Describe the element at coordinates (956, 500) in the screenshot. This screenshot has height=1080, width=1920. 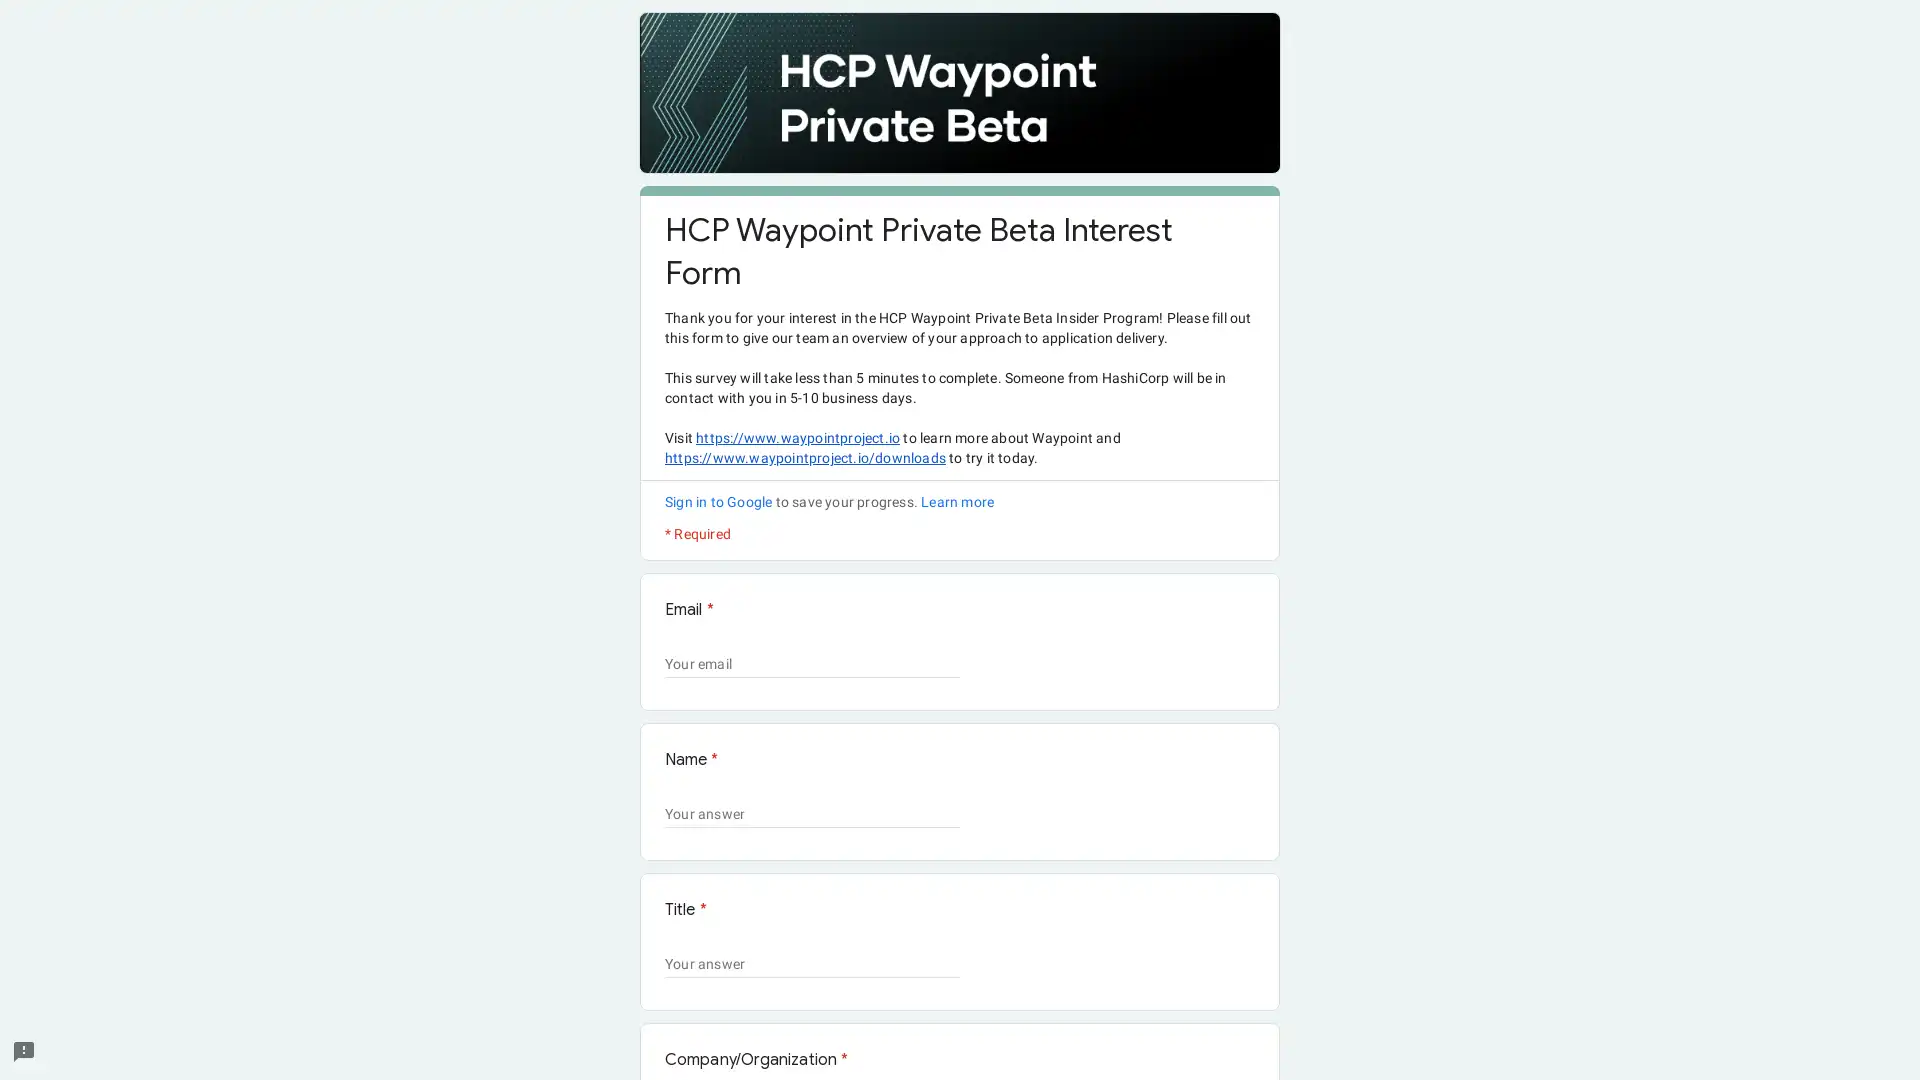
I see `Learn more` at that location.